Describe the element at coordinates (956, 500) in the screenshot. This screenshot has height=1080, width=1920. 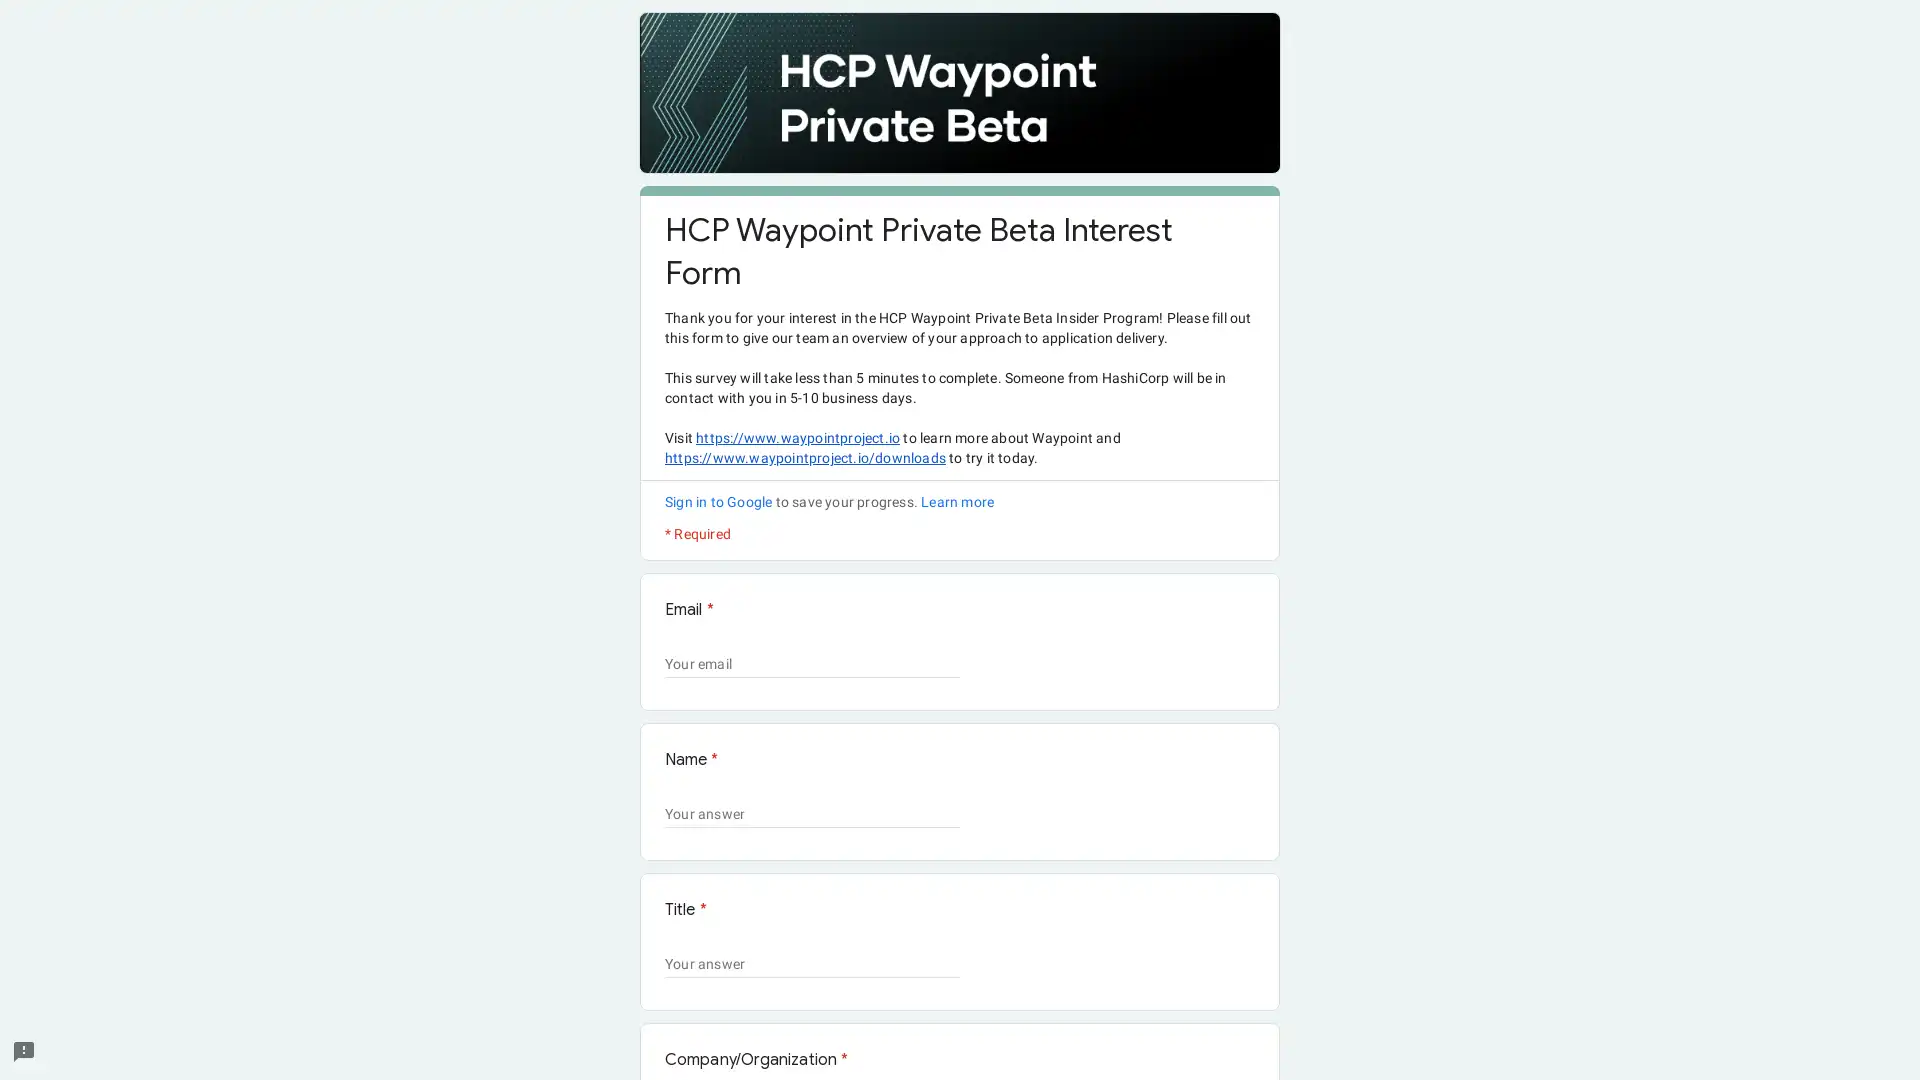
I see `Learn more` at that location.